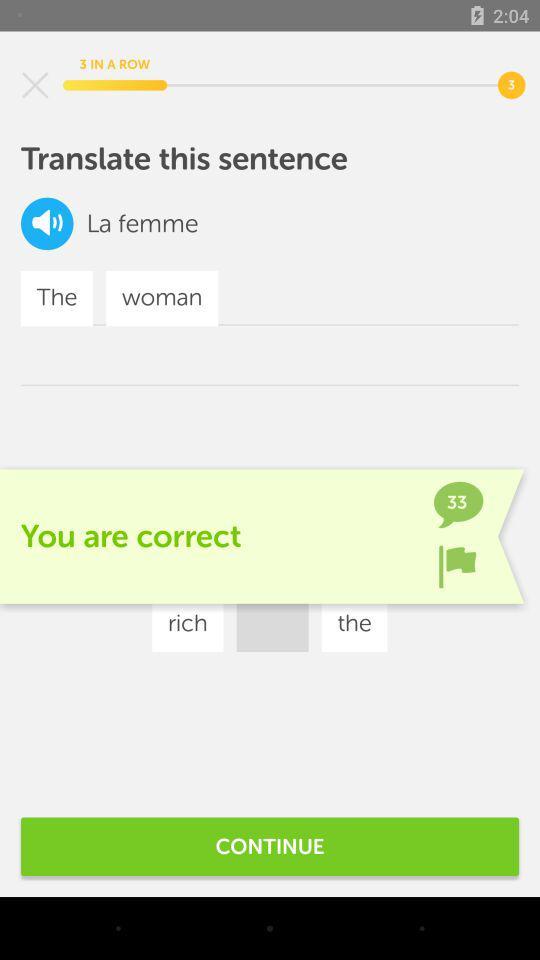 The height and width of the screenshot is (960, 540). What do you see at coordinates (35, 85) in the screenshot?
I see `screen` at bounding box center [35, 85].